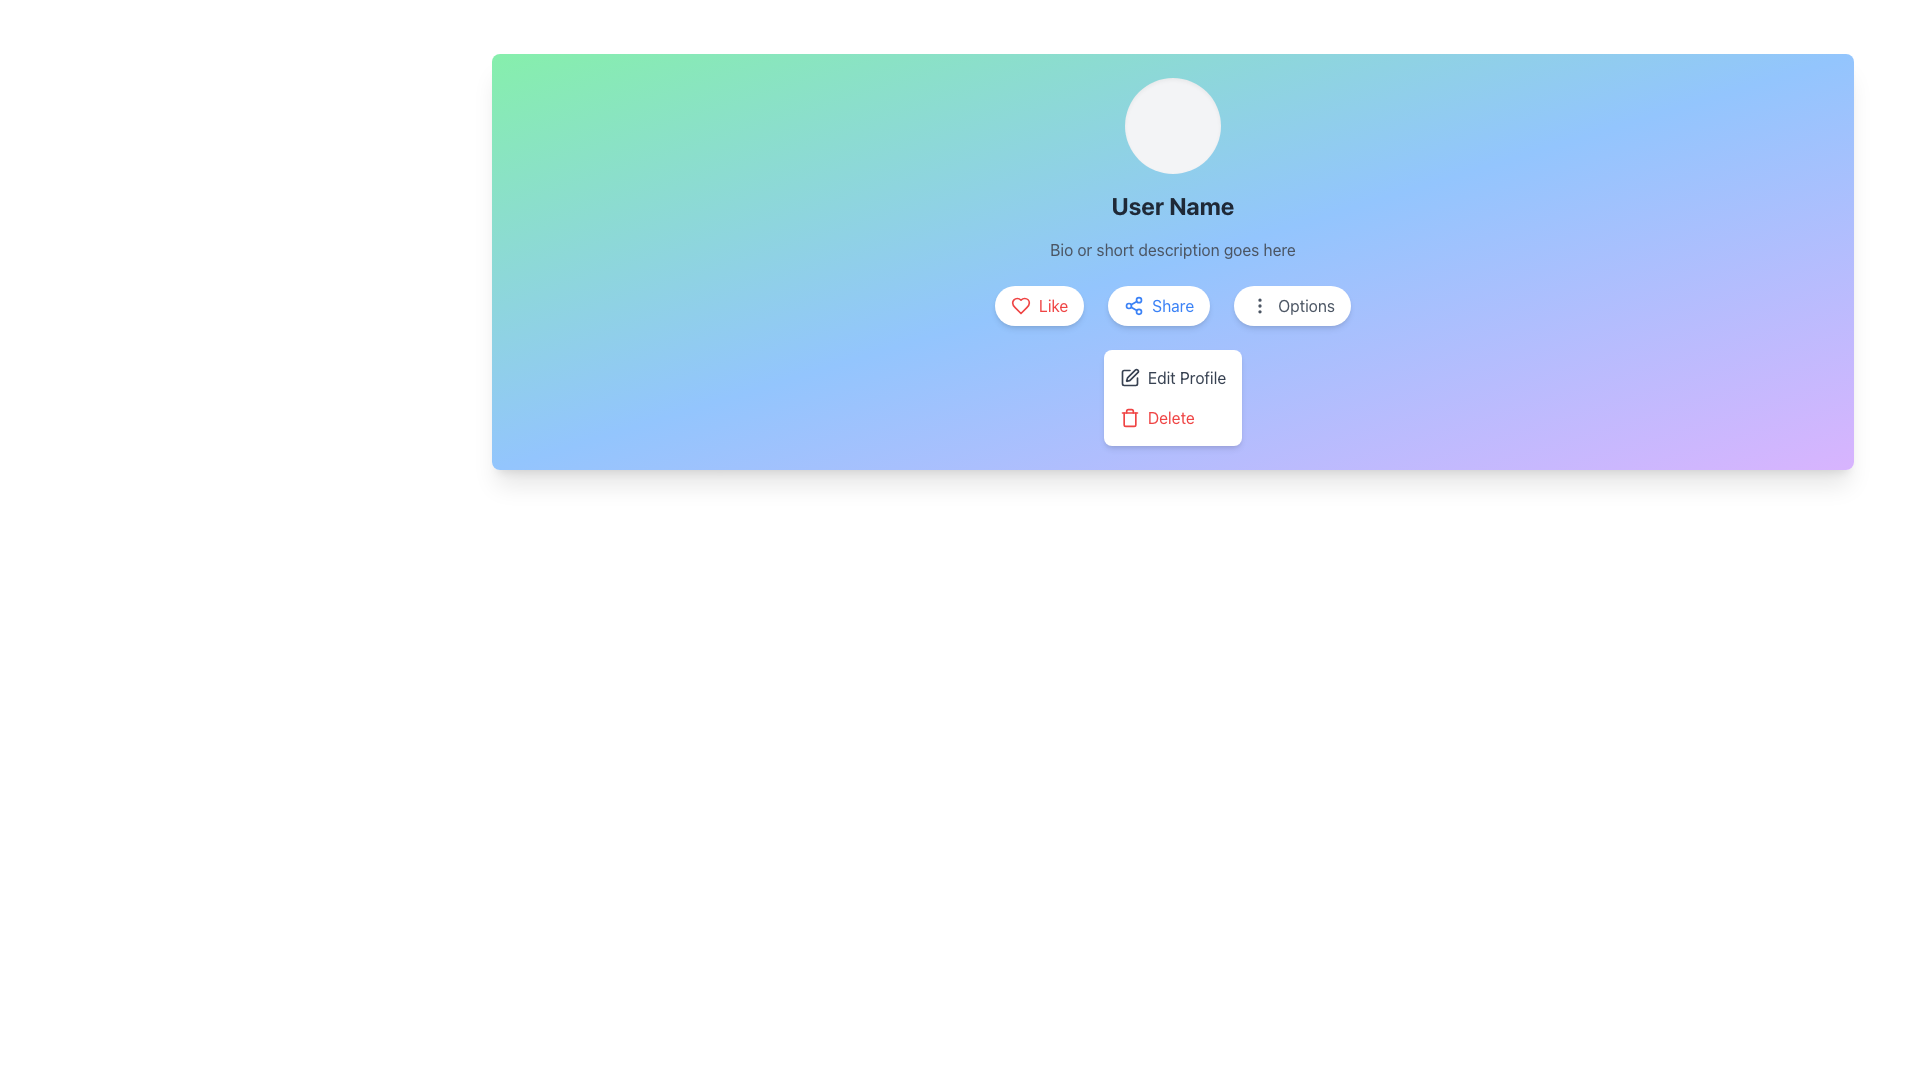  I want to click on the 'Options' button, which is a horizontally aligned button with gray text and a white background, so click(1292, 305).